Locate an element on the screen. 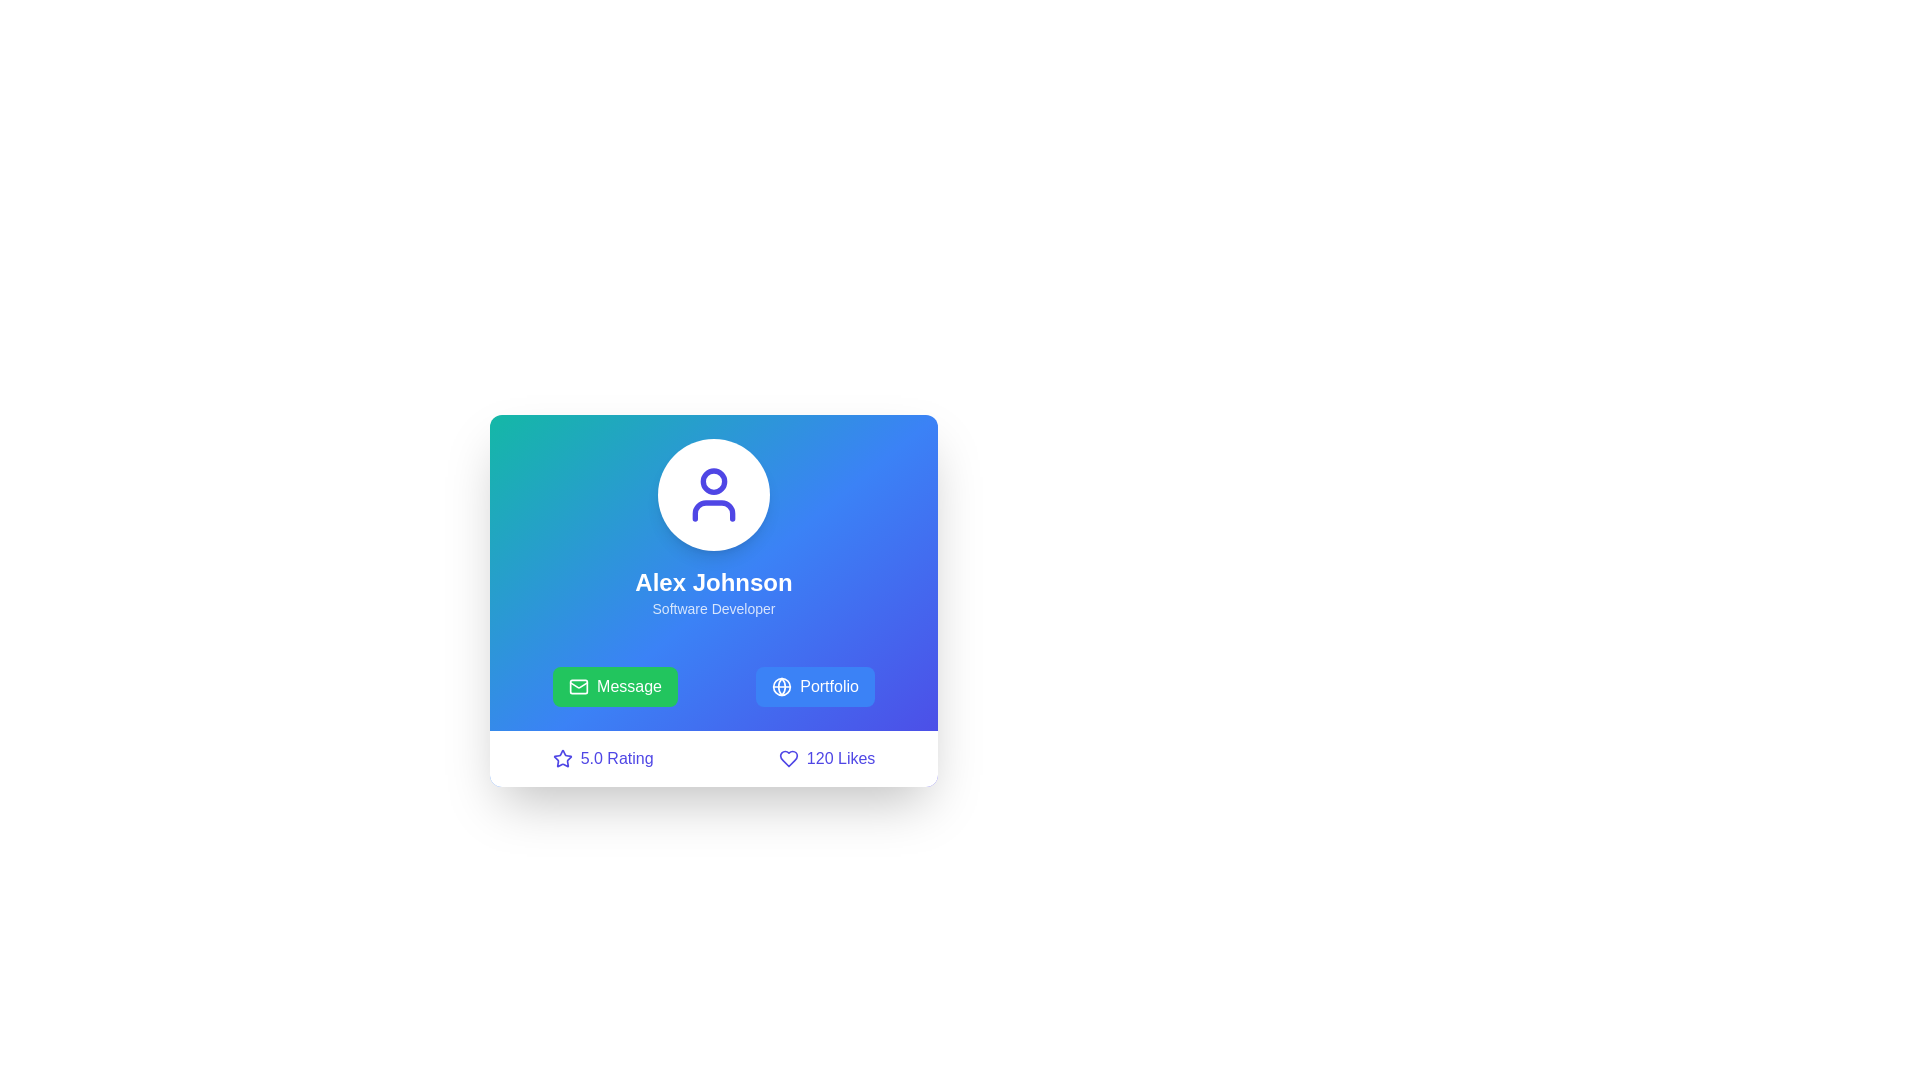 This screenshot has width=1920, height=1080. the 'likes' icon located to the left of the text '120 Likes' in the bottom-right corner of the user card is located at coordinates (787, 759).